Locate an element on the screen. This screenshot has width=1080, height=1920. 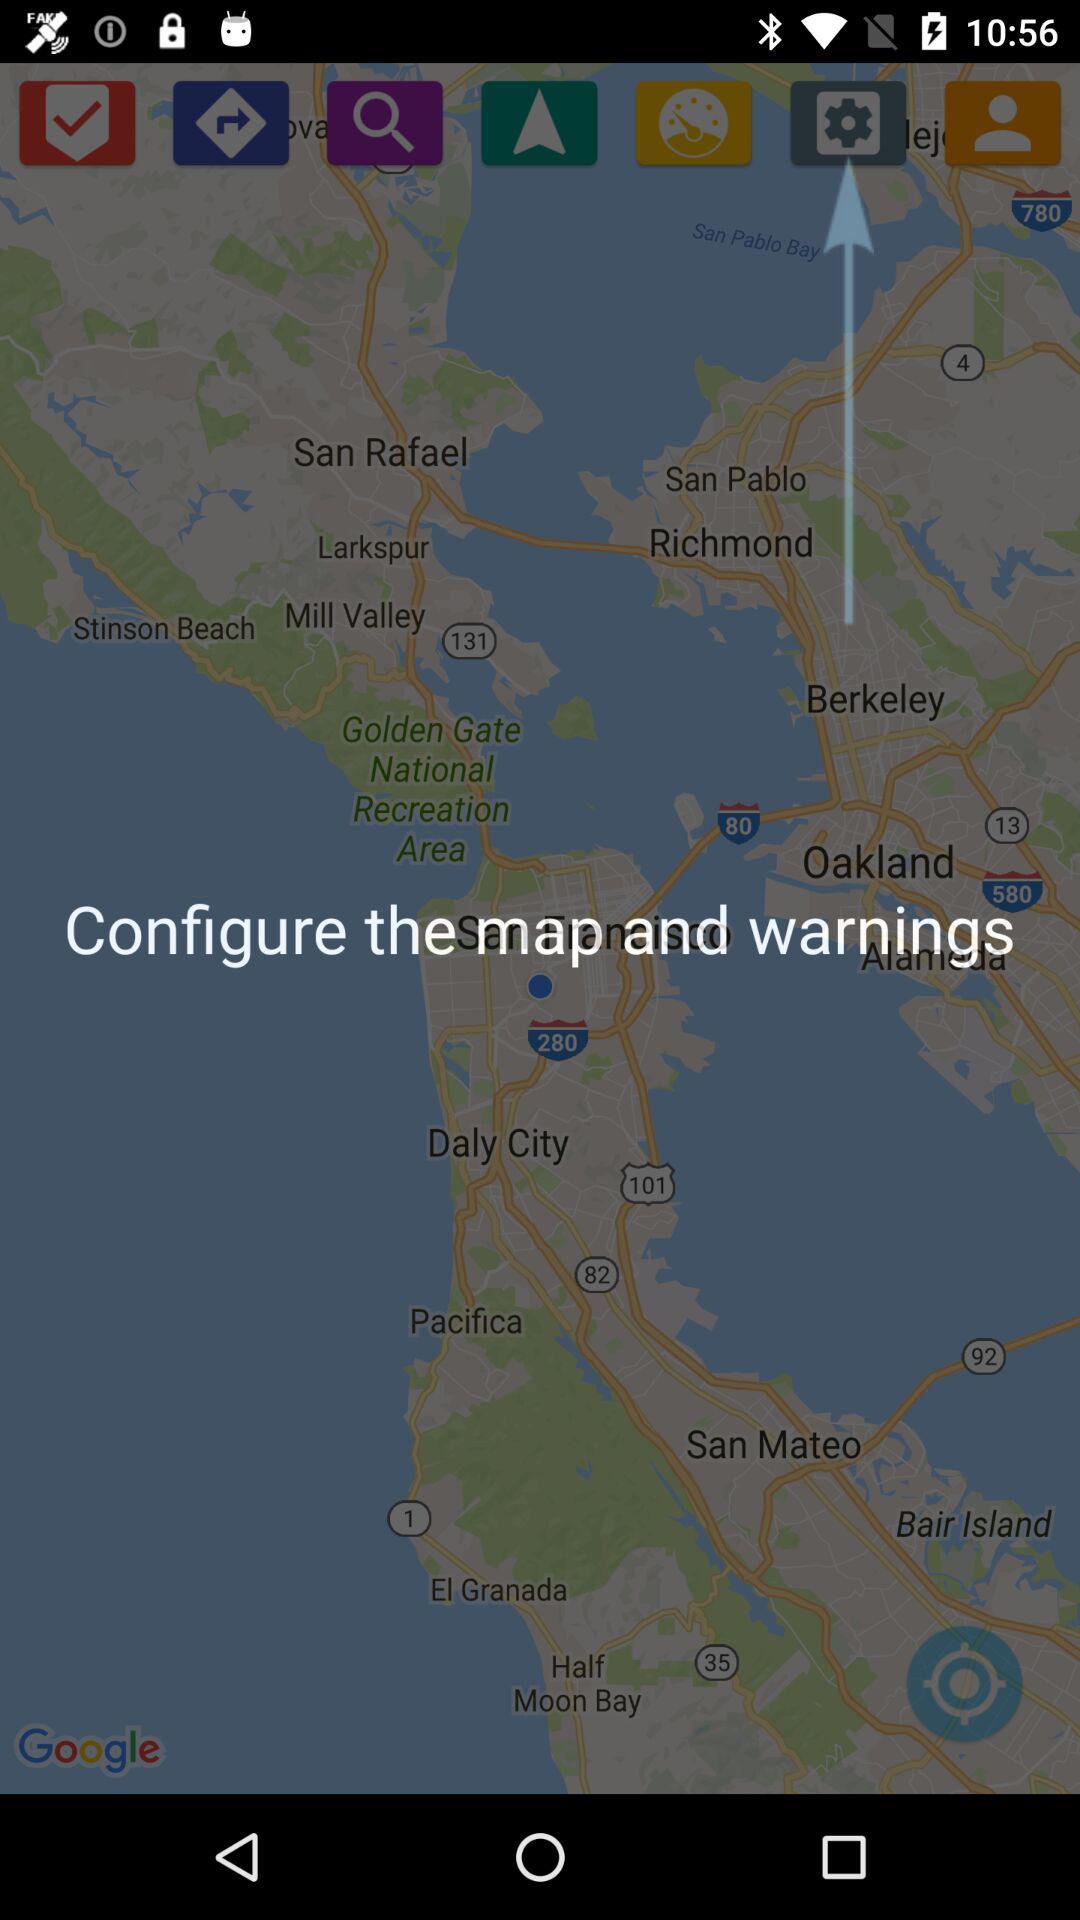
the location_crosshair icon is located at coordinates (963, 1693).